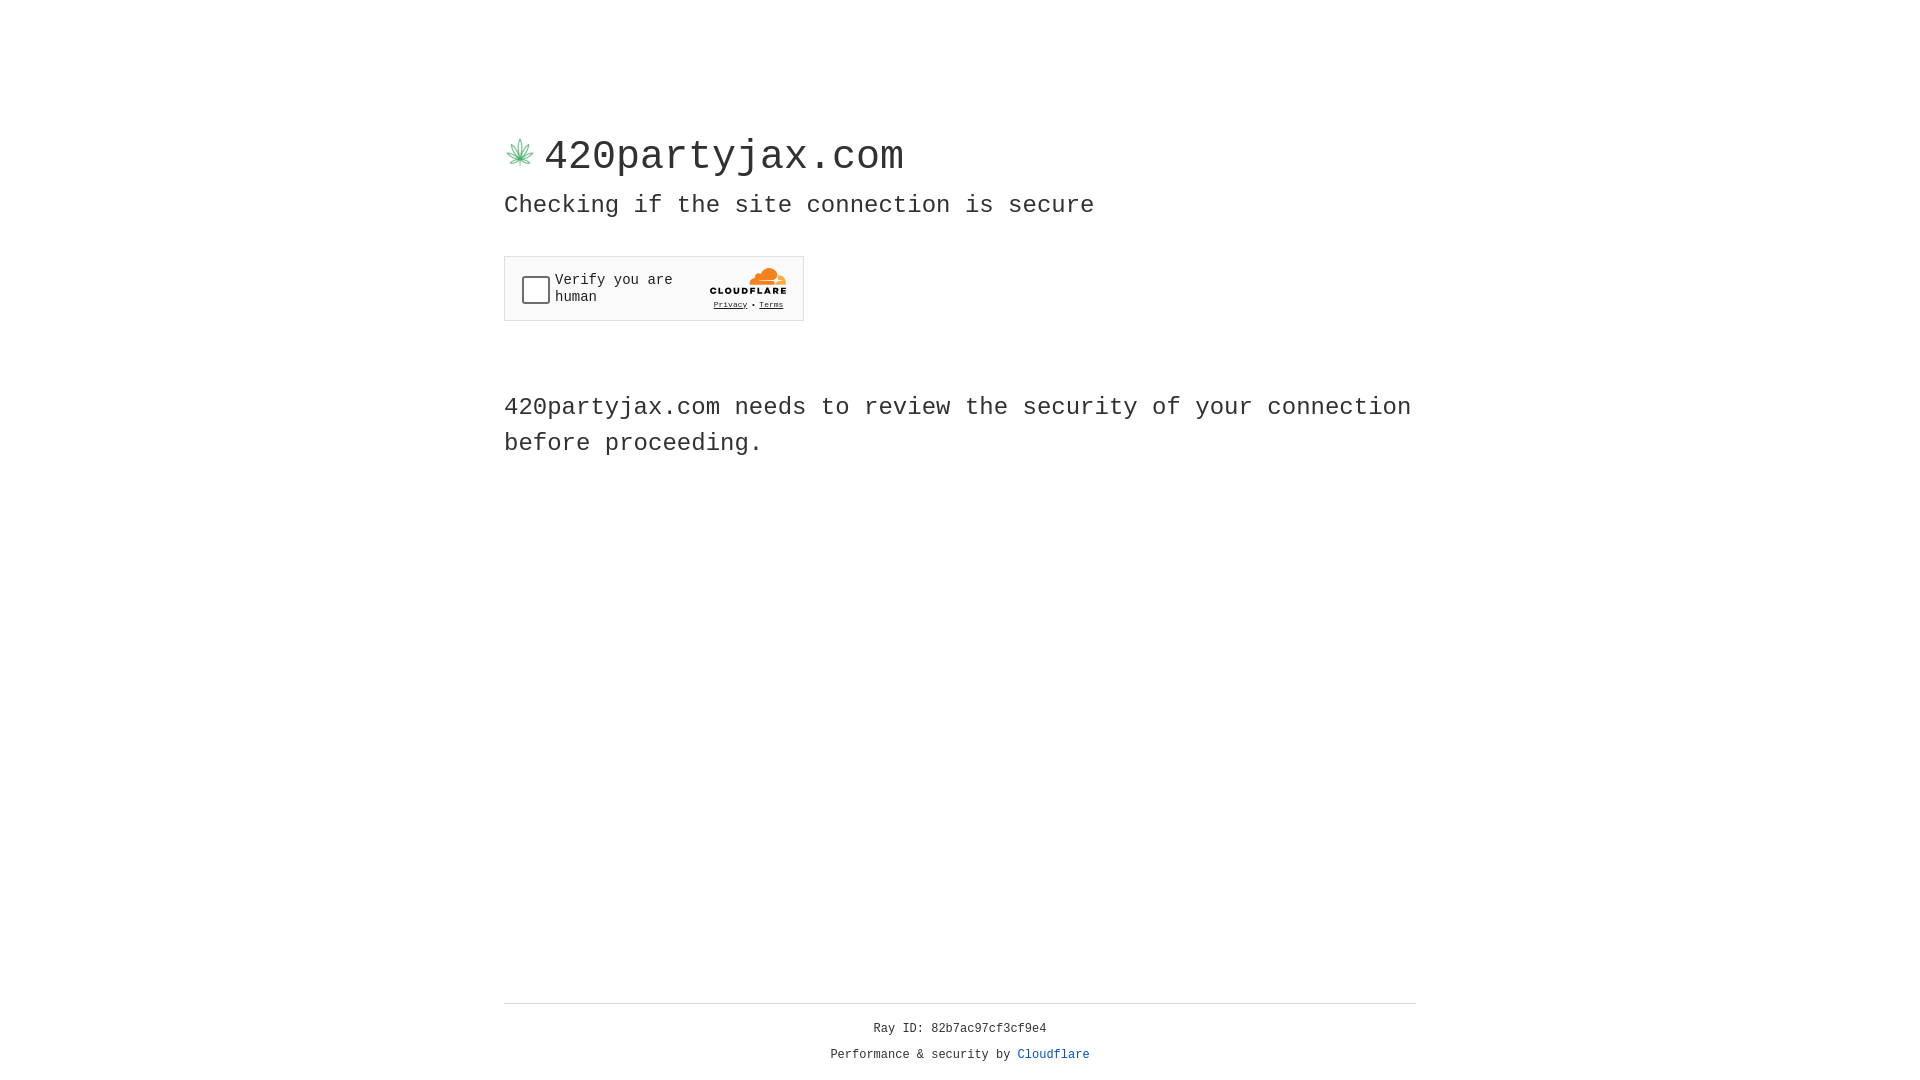 The width and height of the screenshot is (1920, 1080). What do you see at coordinates (1053, 1054) in the screenshot?
I see `'Cloudflare'` at bounding box center [1053, 1054].